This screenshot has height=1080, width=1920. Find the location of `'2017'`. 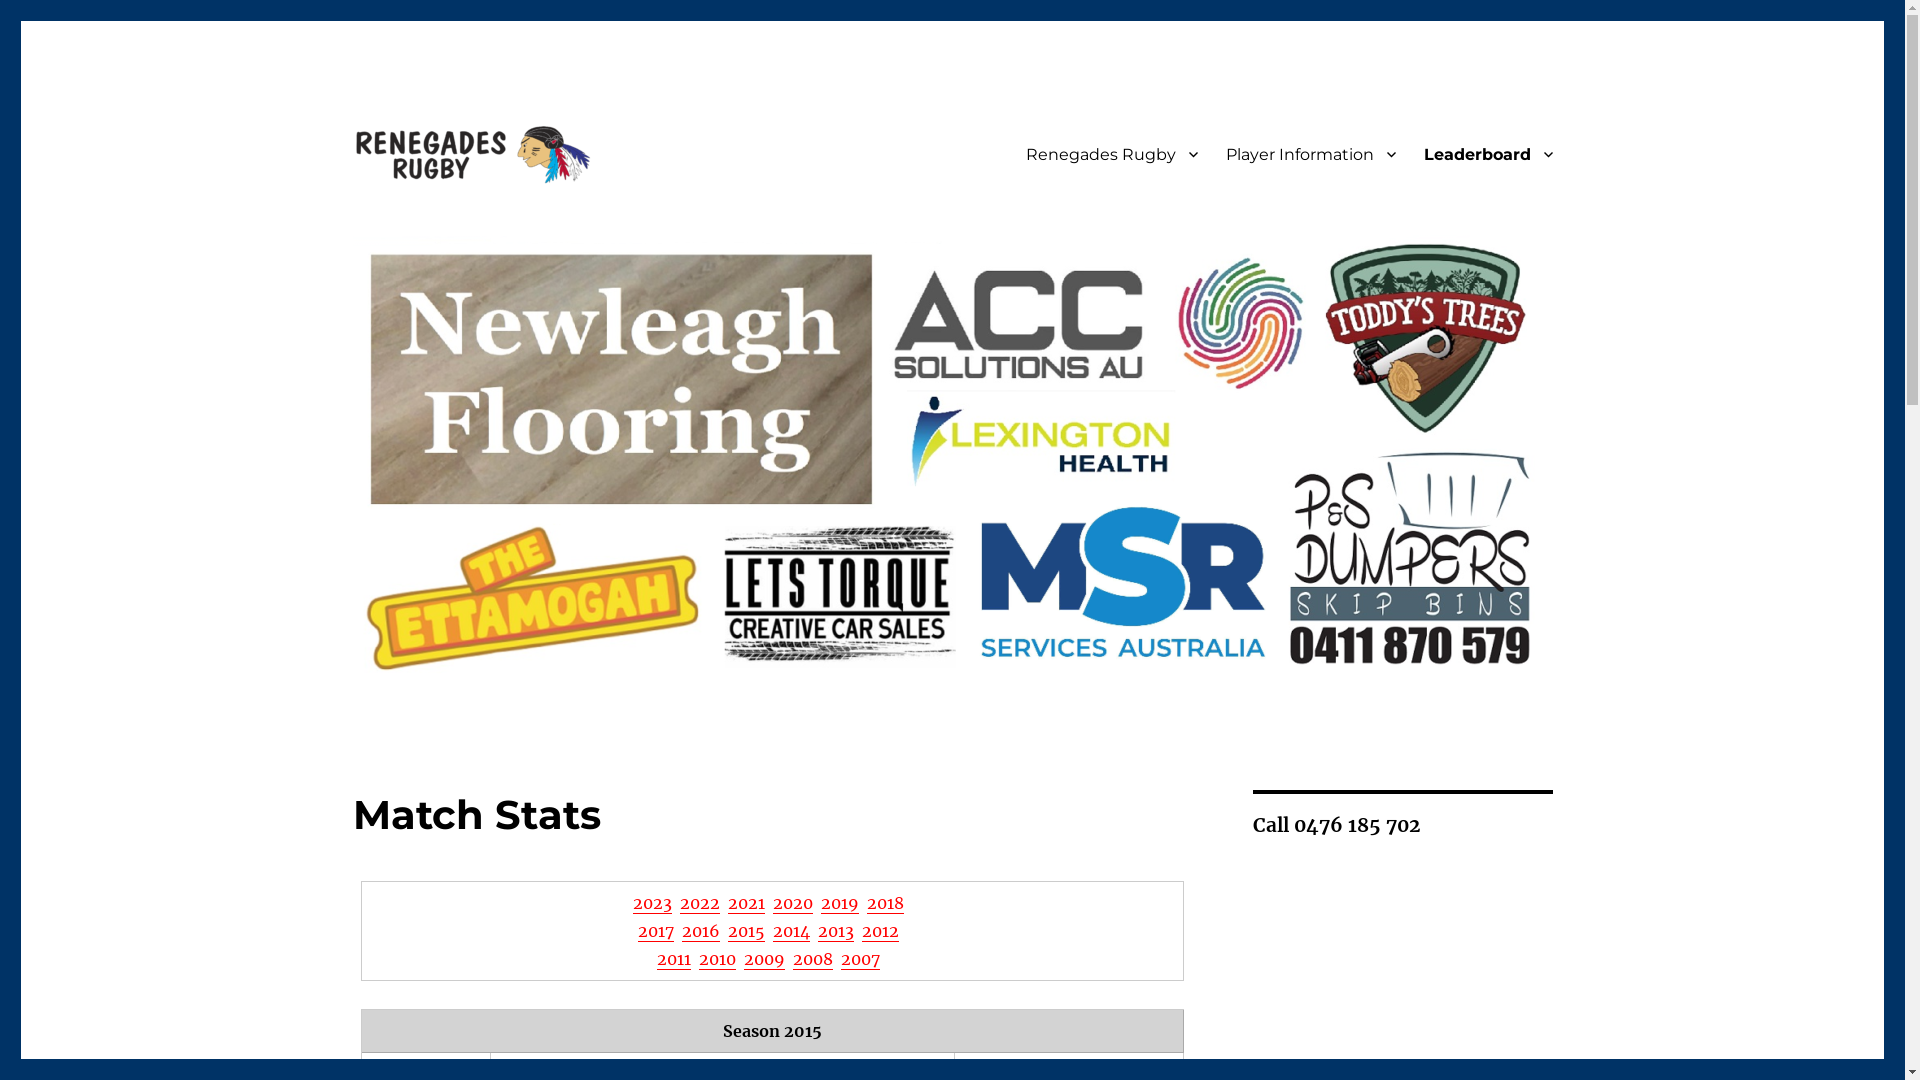

'2017' is located at coordinates (656, 930).